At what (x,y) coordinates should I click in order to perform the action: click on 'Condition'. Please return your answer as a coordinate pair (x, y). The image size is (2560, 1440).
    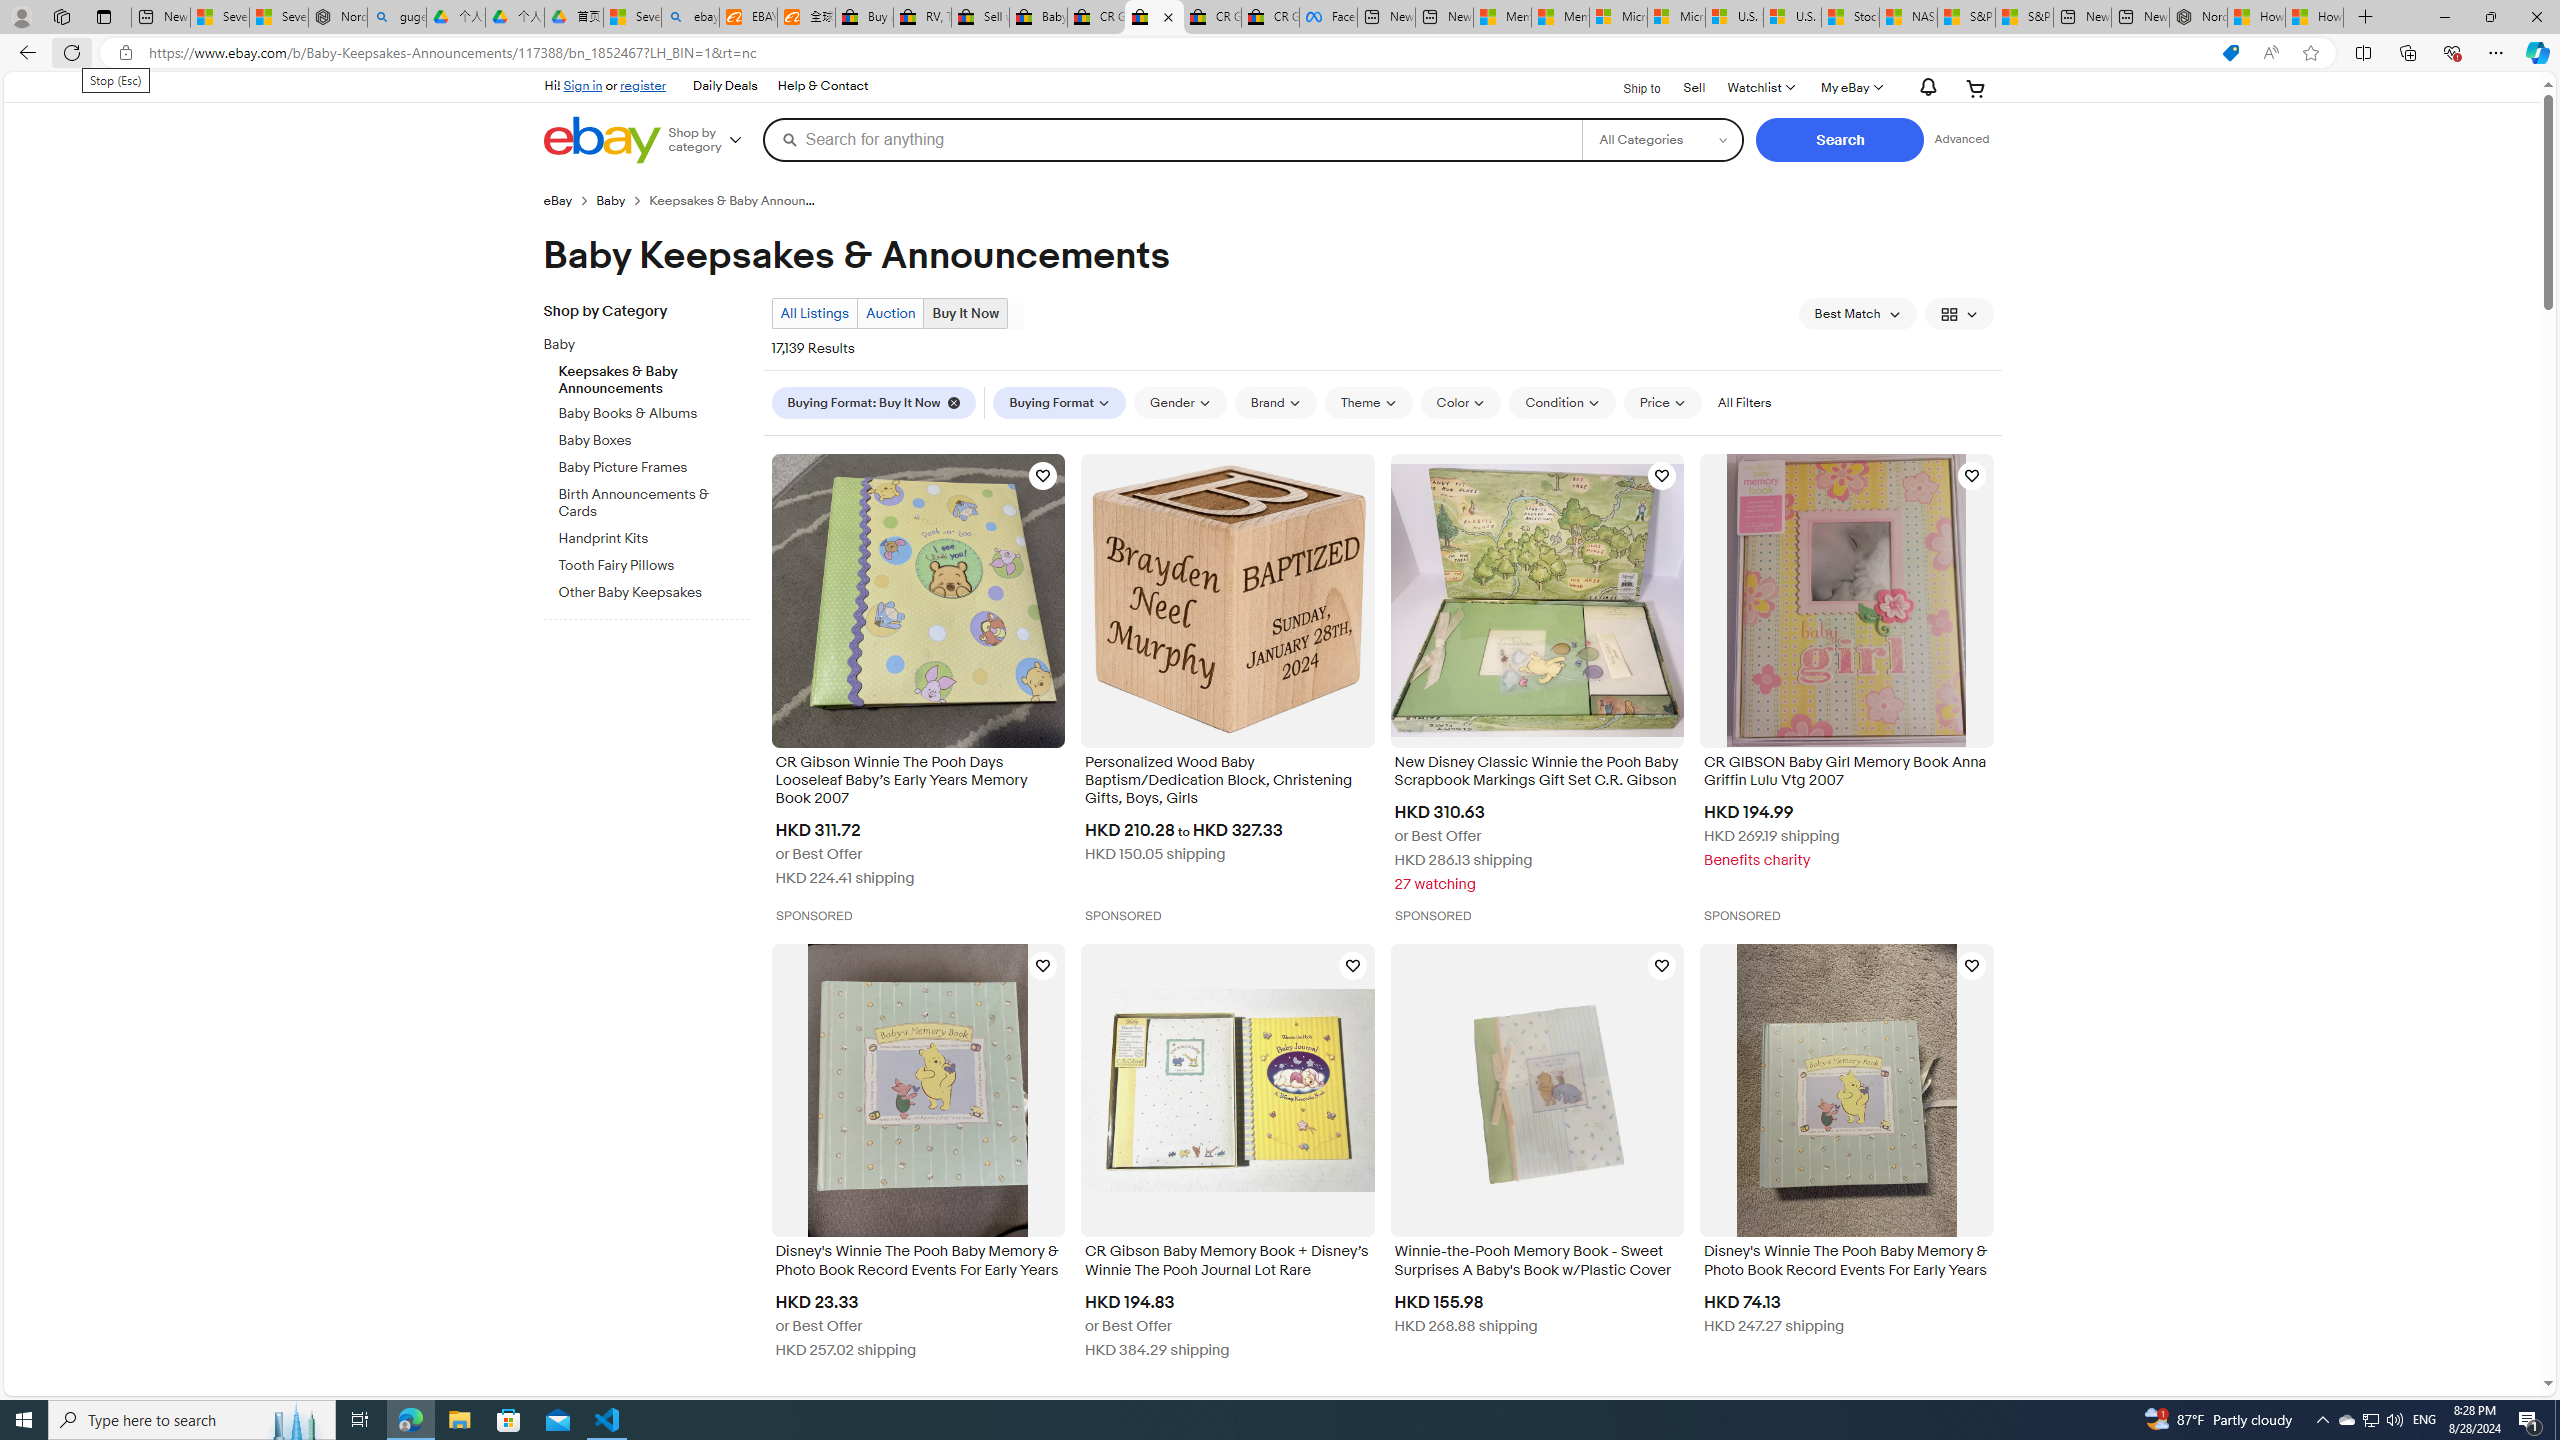
    Looking at the image, I should click on (1561, 402).